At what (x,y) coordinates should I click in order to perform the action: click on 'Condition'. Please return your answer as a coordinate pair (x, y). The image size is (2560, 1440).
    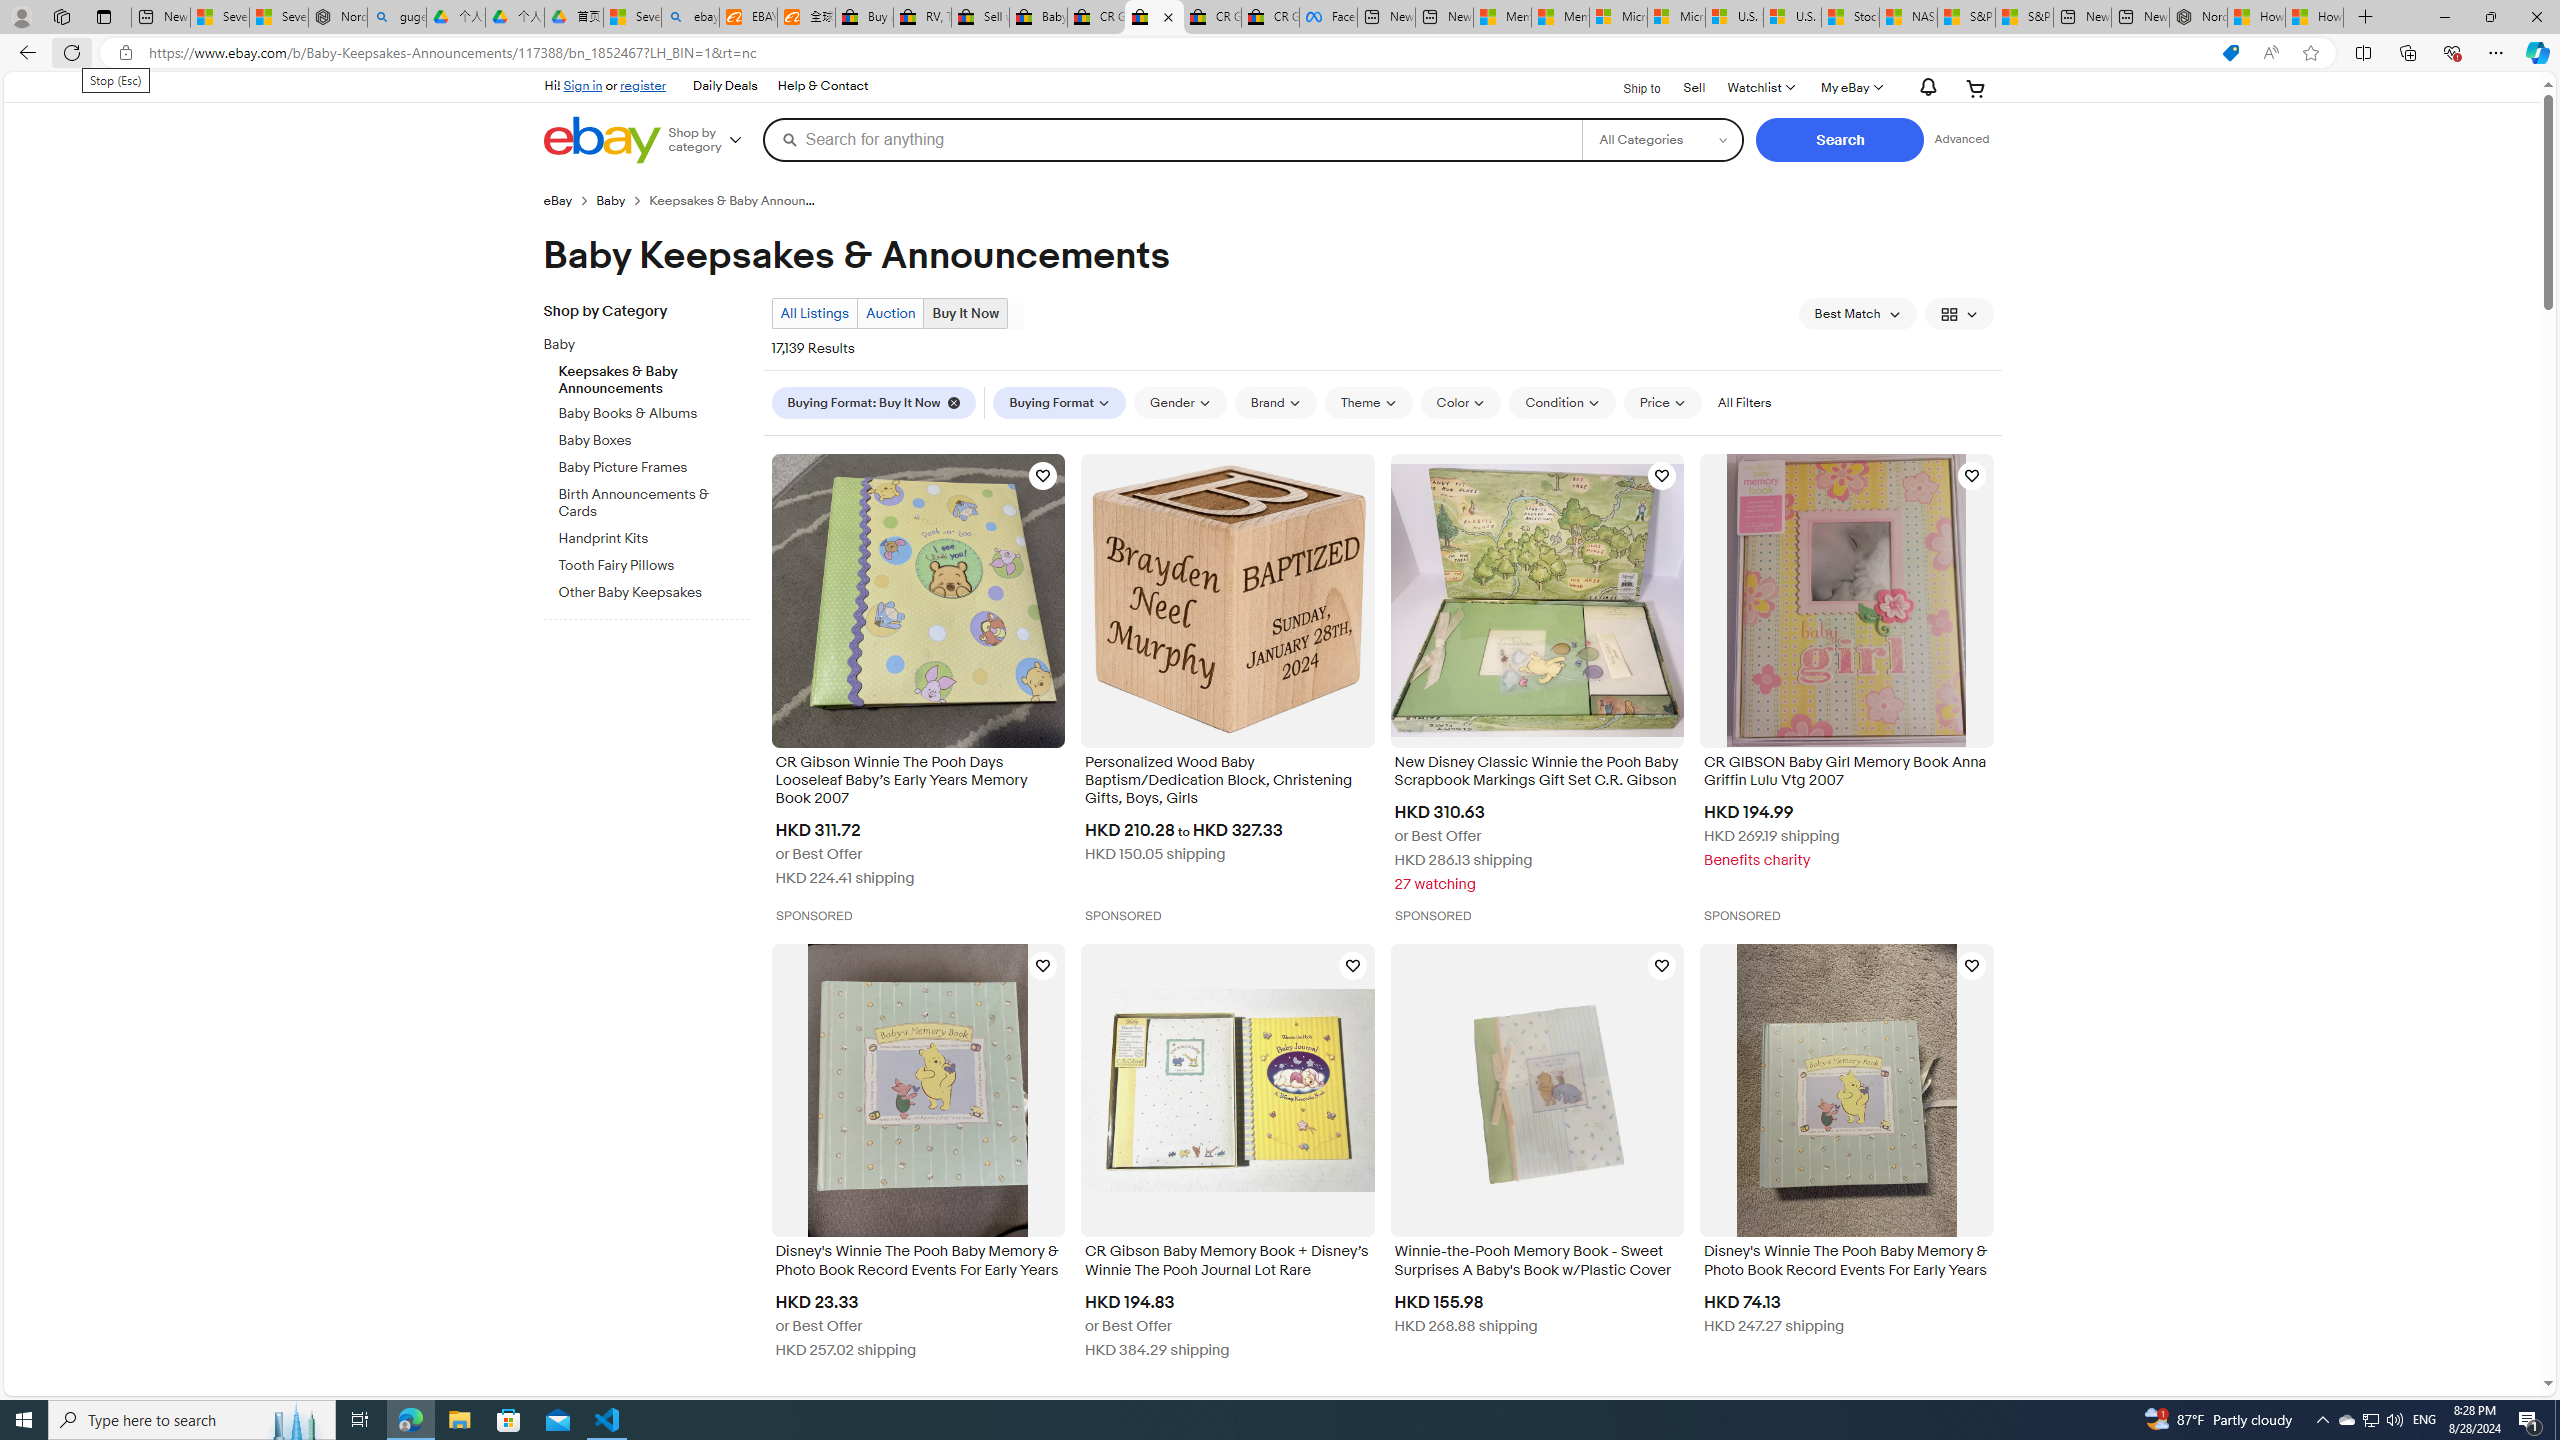
    Looking at the image, I should click on (1561, 402).